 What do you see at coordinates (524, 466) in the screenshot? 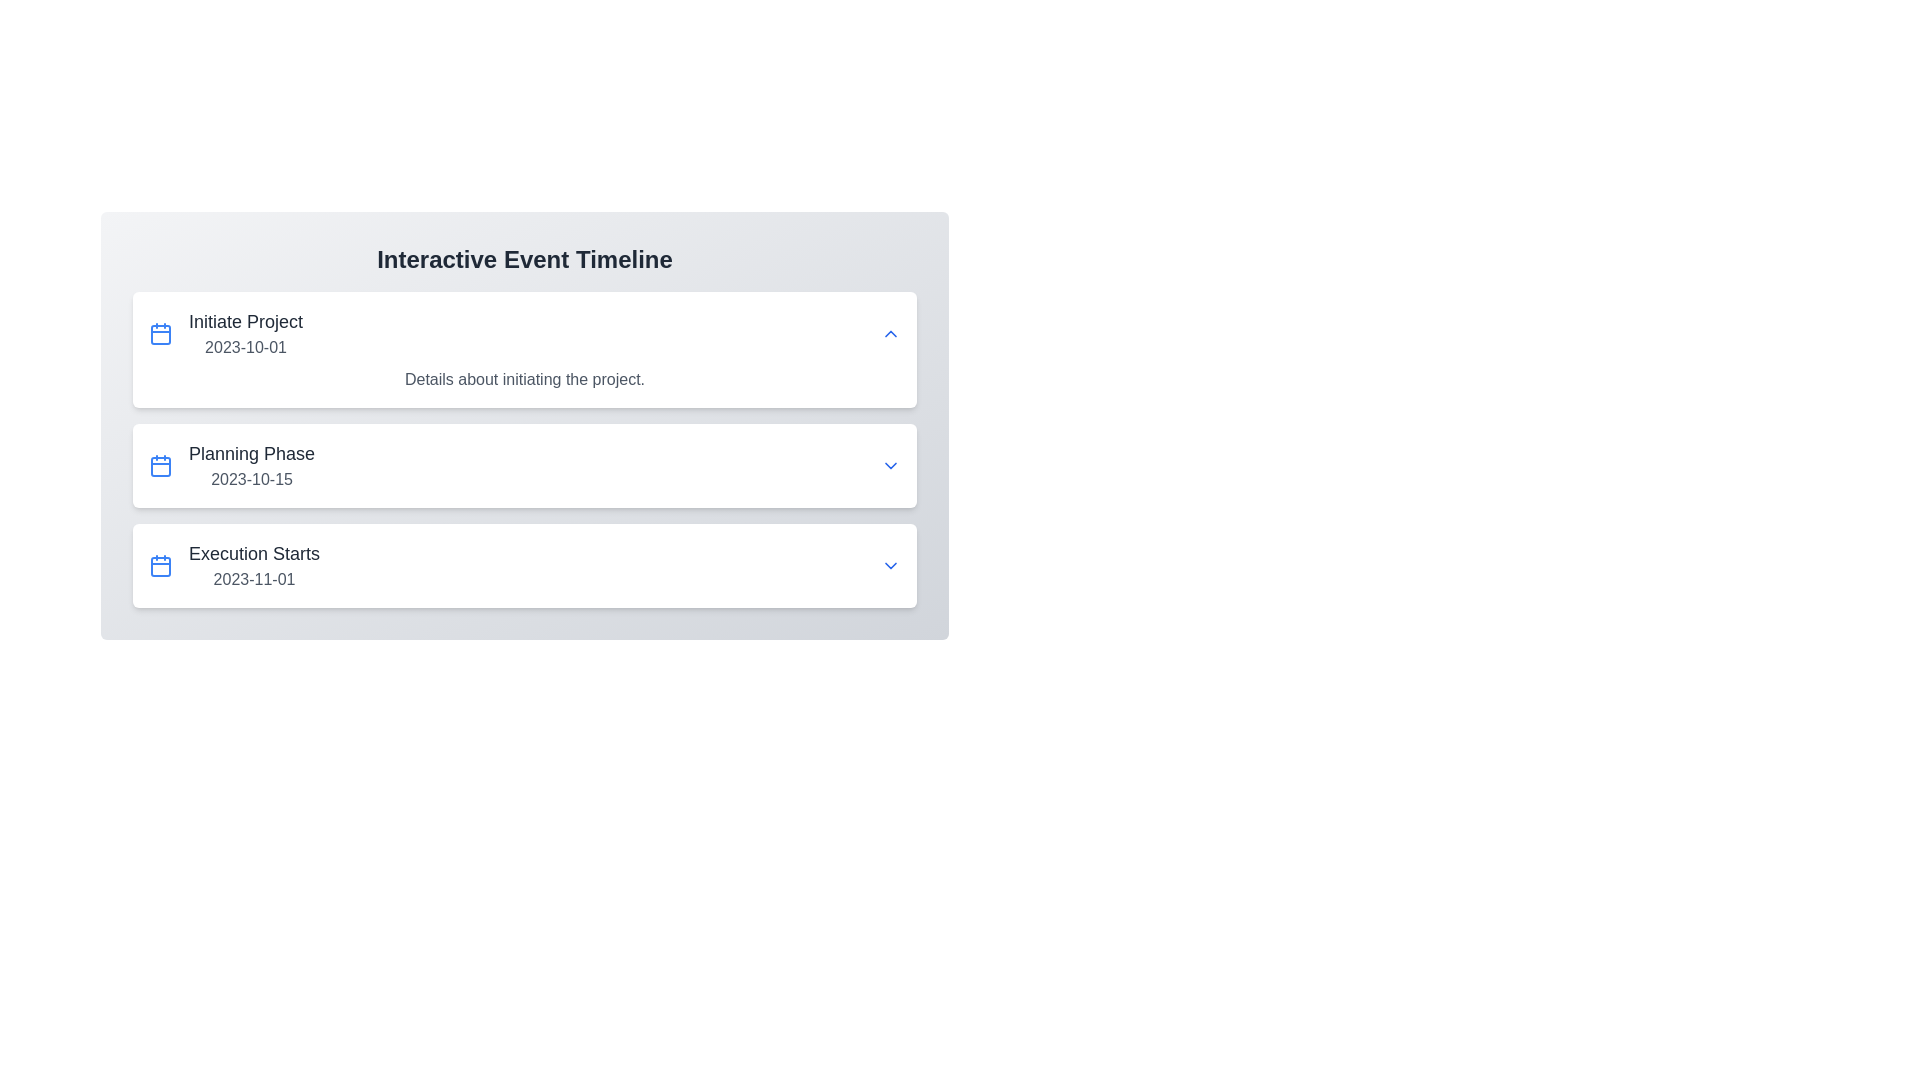
I see `the second item in the event timeline list that indicates the 'Planning Phase'` at bounding box center [524, 466].